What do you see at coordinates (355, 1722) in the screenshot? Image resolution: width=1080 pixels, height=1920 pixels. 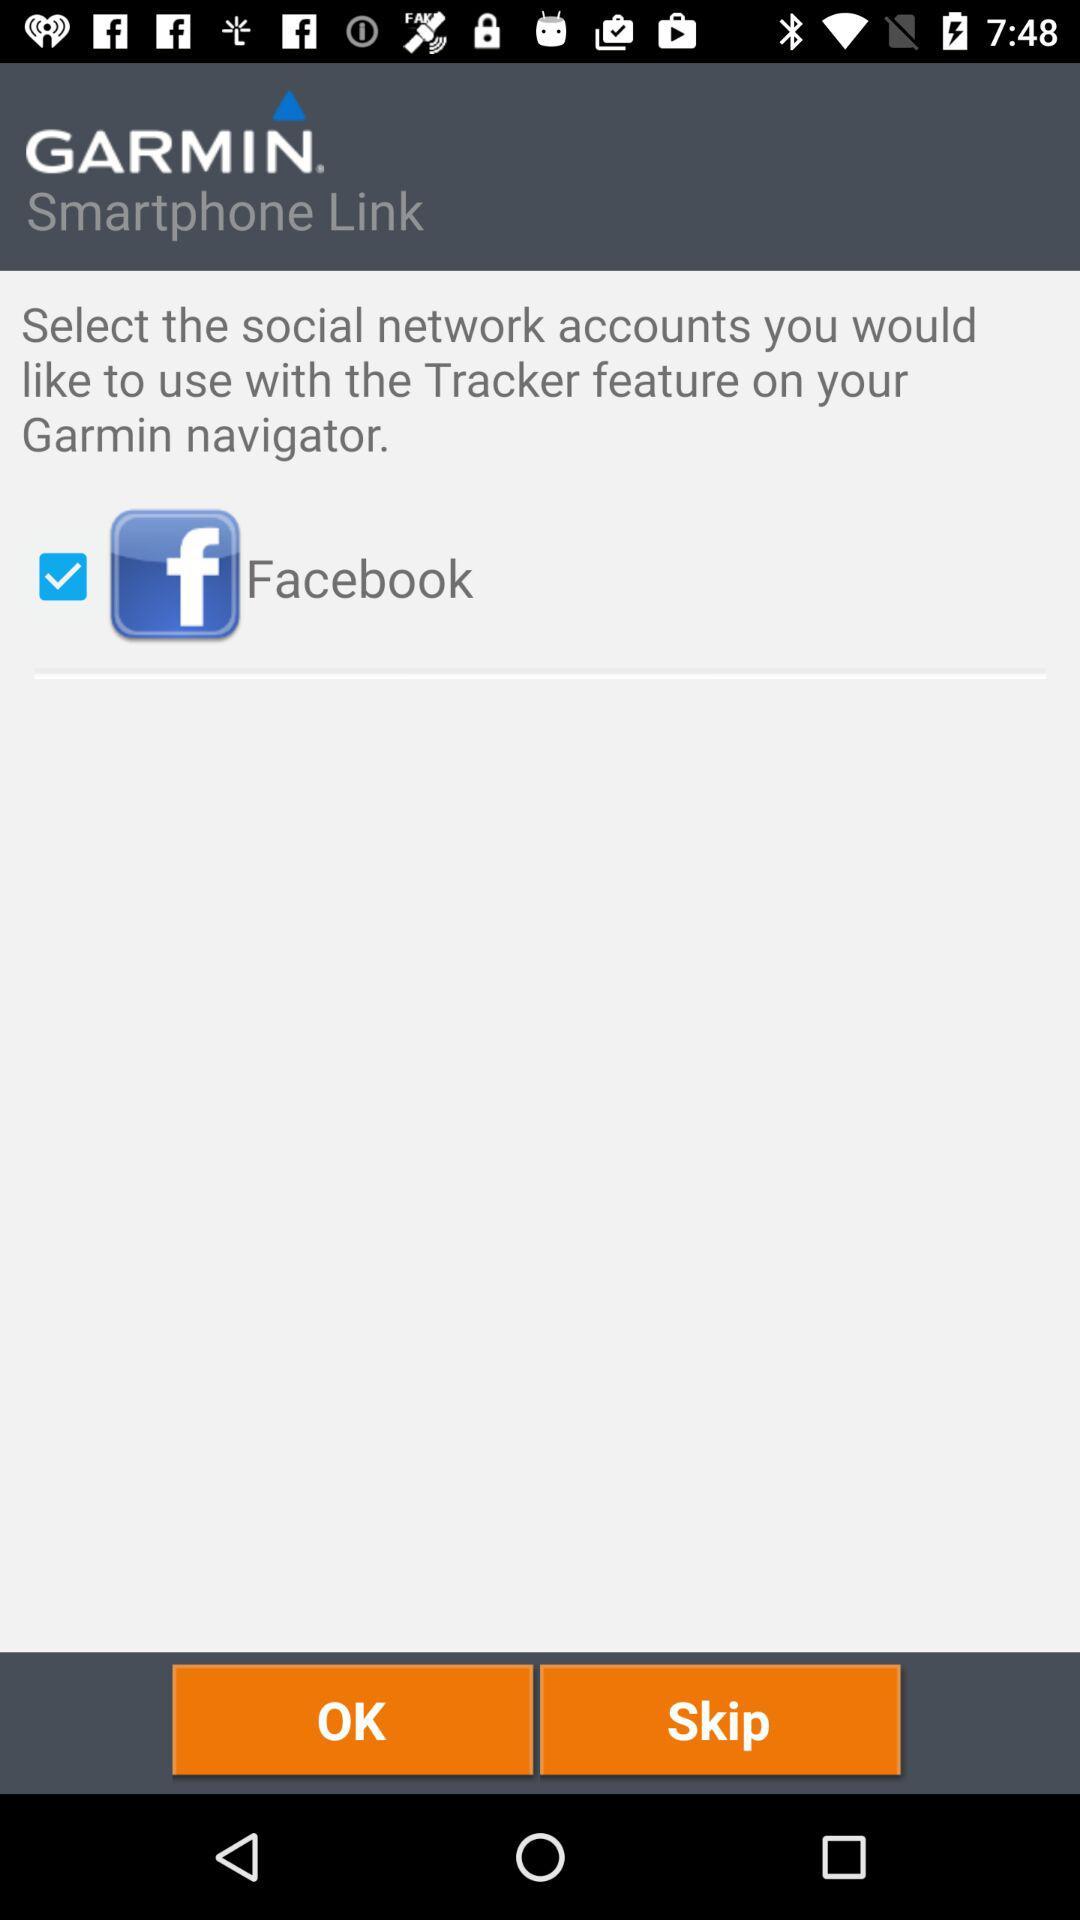 I see `ok` at bounding box center [355, 1722].